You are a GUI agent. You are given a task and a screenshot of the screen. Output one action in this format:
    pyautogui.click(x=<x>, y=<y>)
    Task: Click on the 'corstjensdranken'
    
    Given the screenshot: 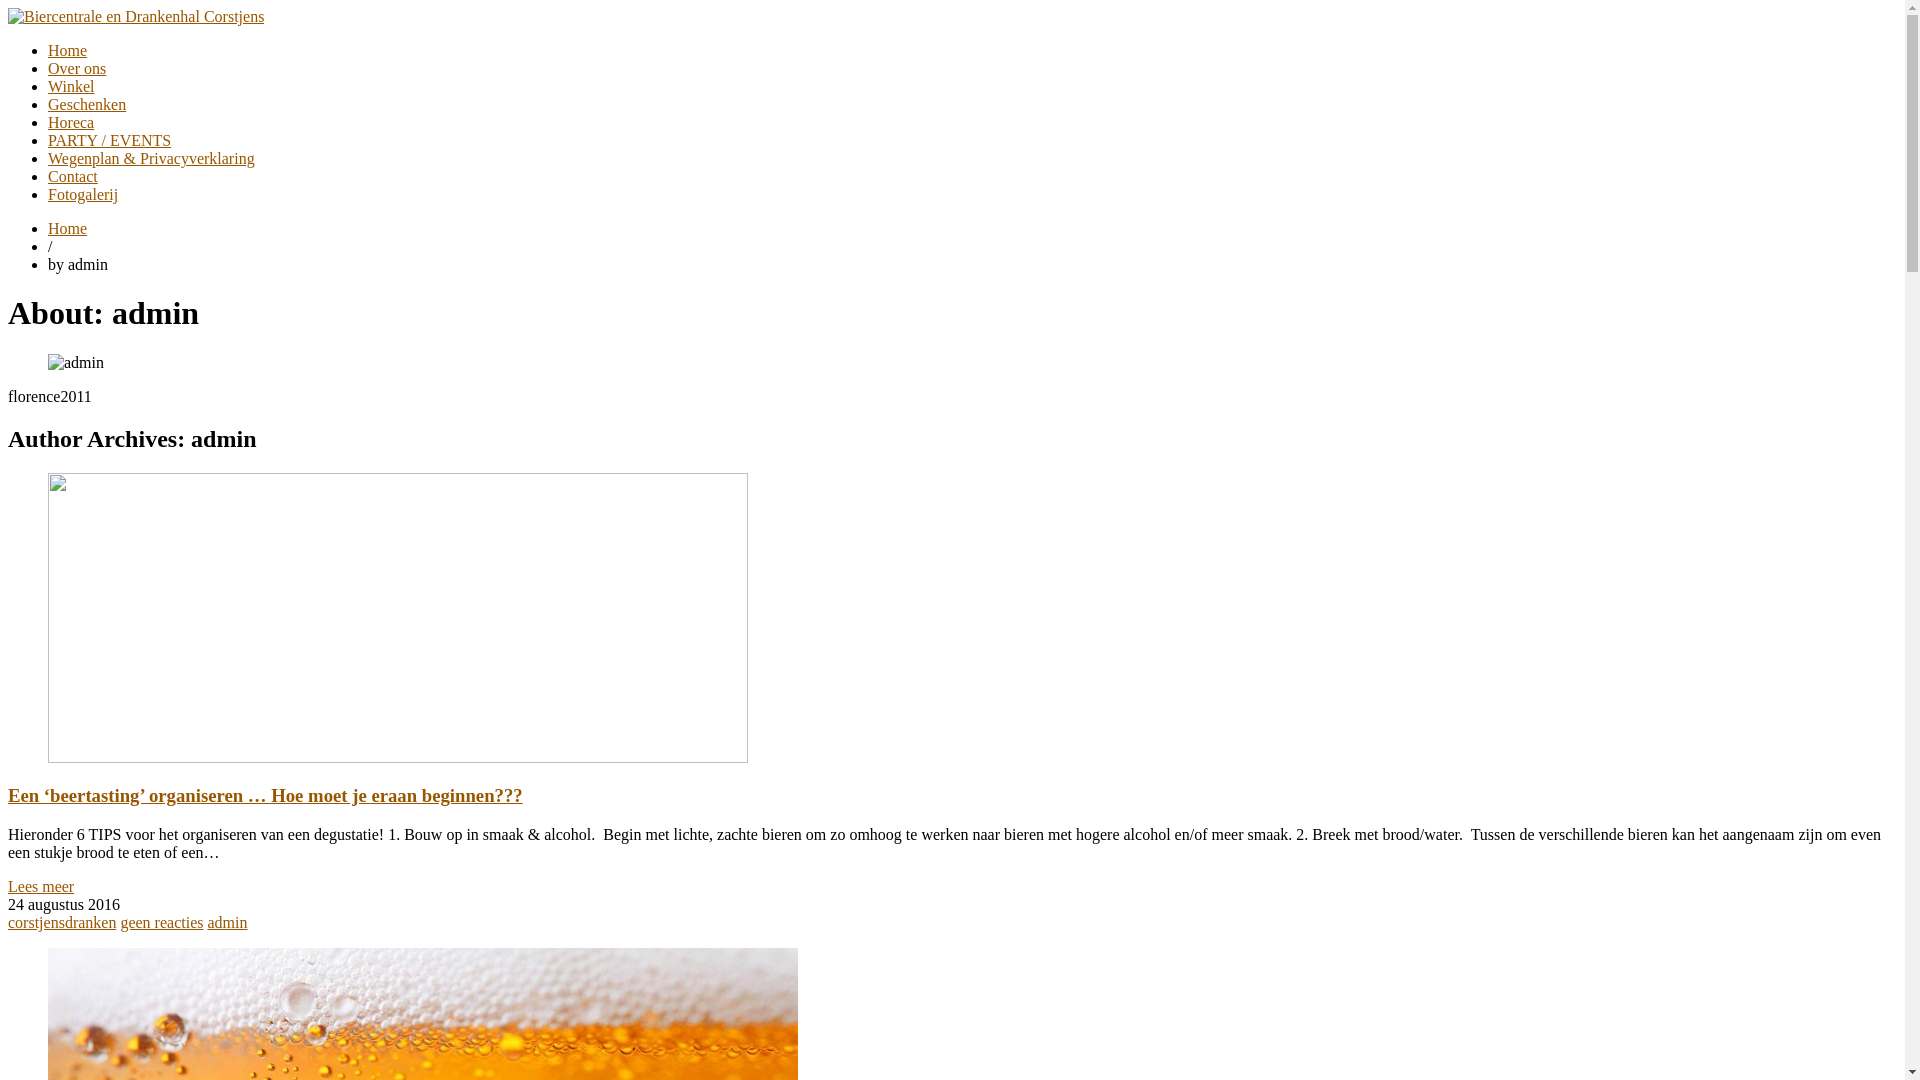 What is the action you would take?
    pyautogui.click(x=62, y=922)
    